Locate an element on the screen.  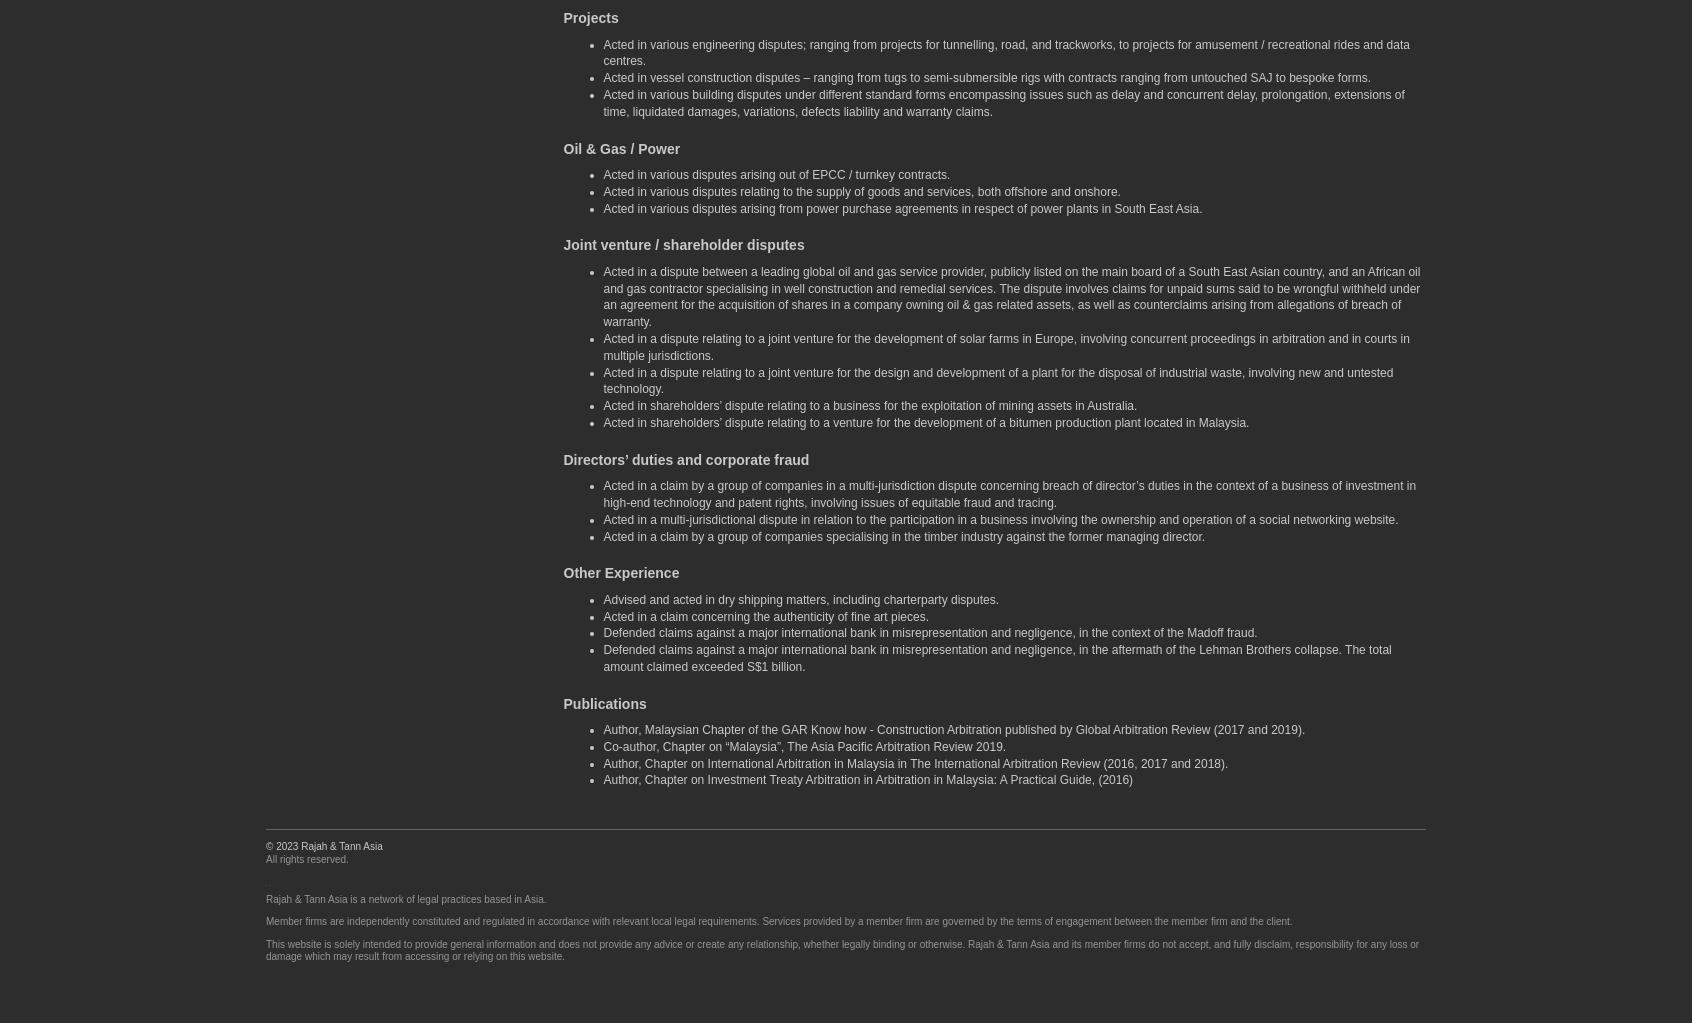
'Joint venture / shareholder disputes' is located at coordinates (685, 245).